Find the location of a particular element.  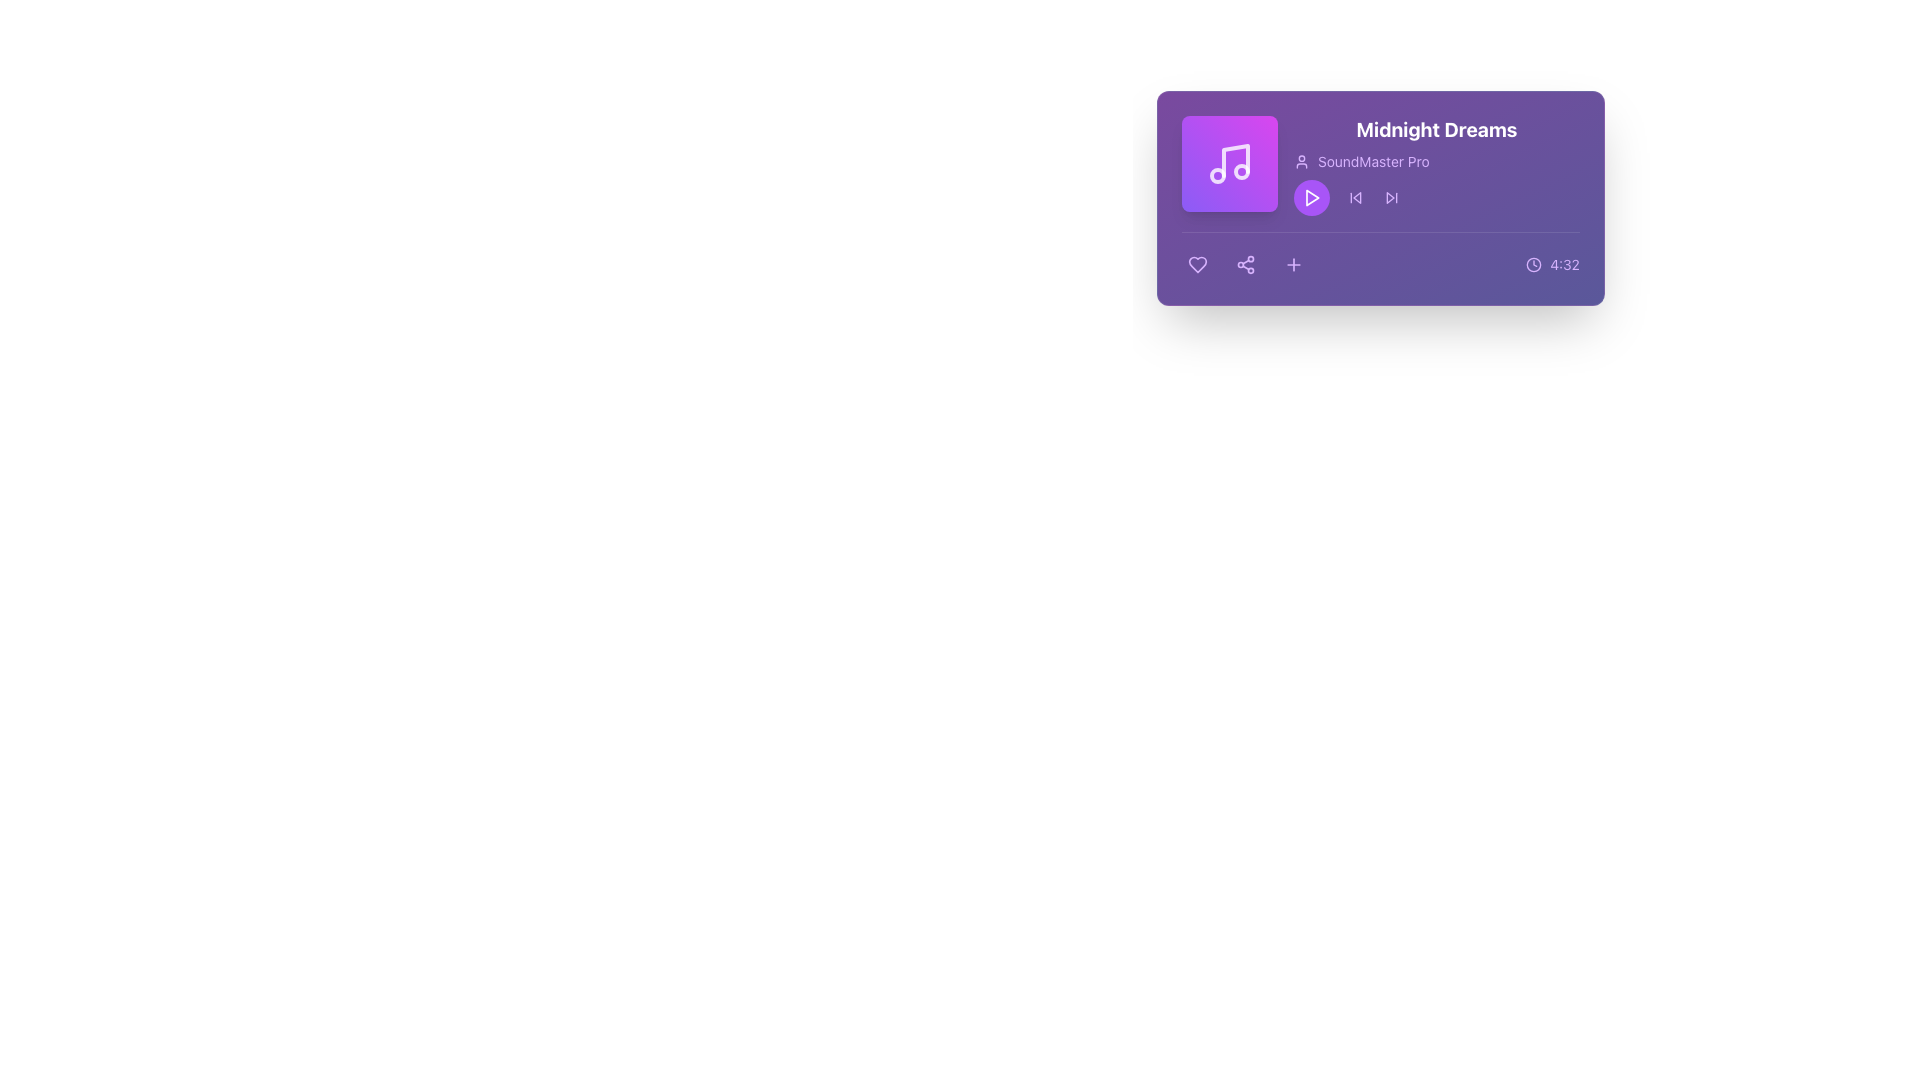

the backward skip icon button, which is an SVG icon shaped like a triangular arrow pointing left, to skip to the previous track is located at coordinates (1356, 197).